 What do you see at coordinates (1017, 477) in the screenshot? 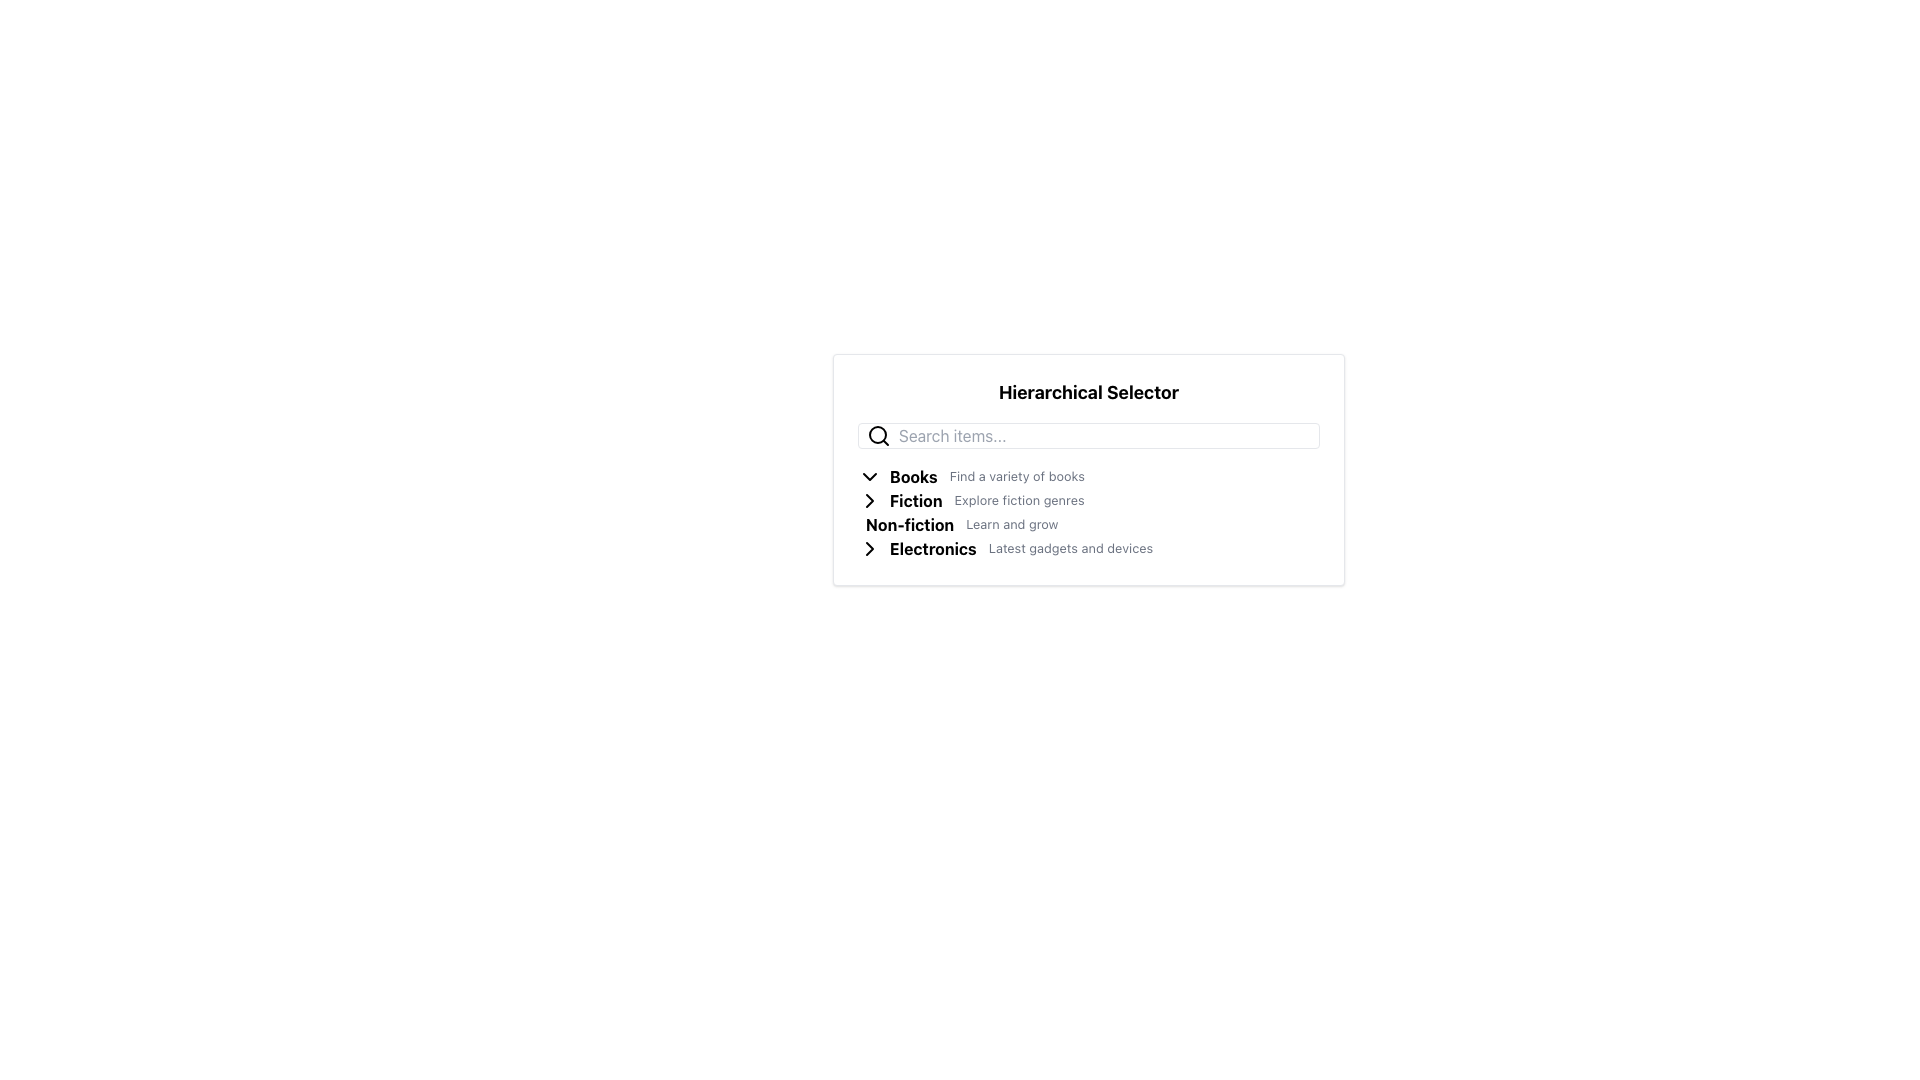
I see `the Text Display that contains the text 'Find a variety of books', located to the right of the 'Books' label` at bounding box center [1017, 477].